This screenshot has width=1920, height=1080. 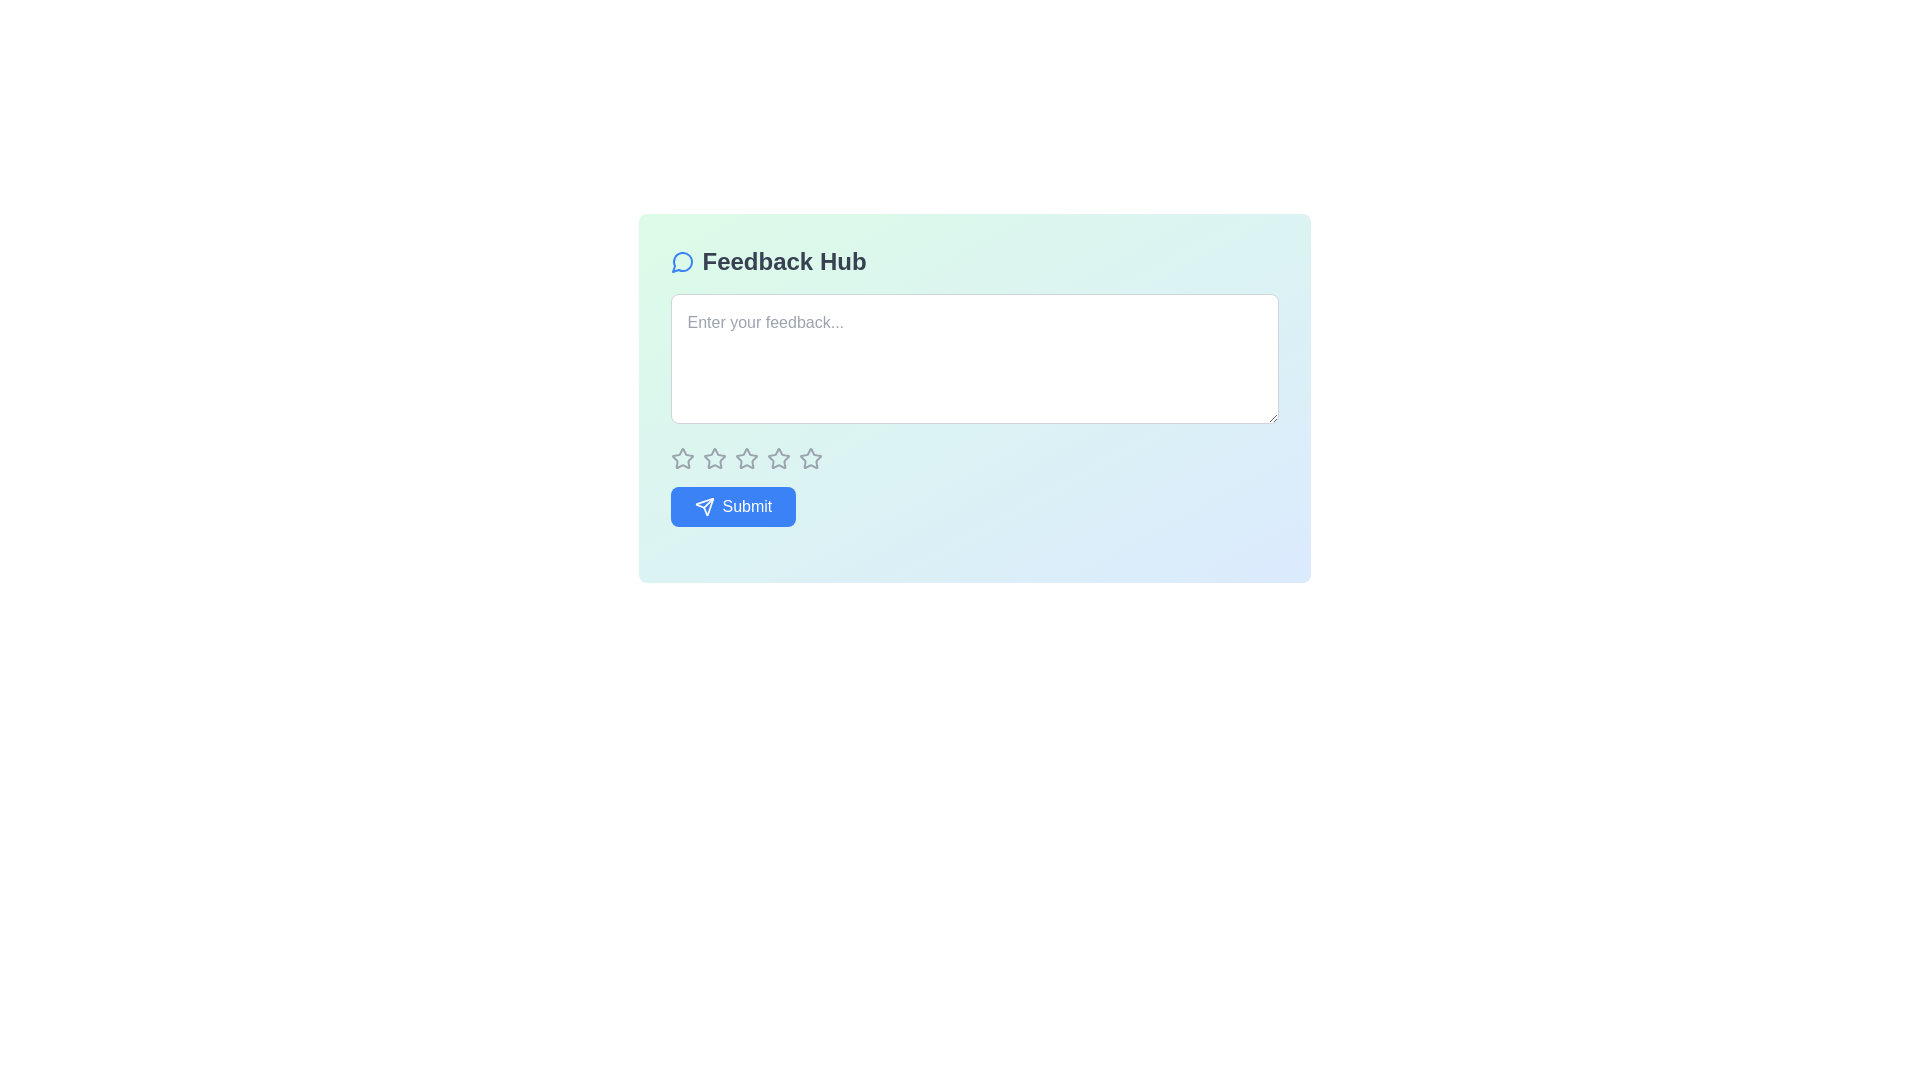 What do you see at coordinates (810, 458) in the screenshot?
I see `the fourth star` at bounding box center [810, 458].